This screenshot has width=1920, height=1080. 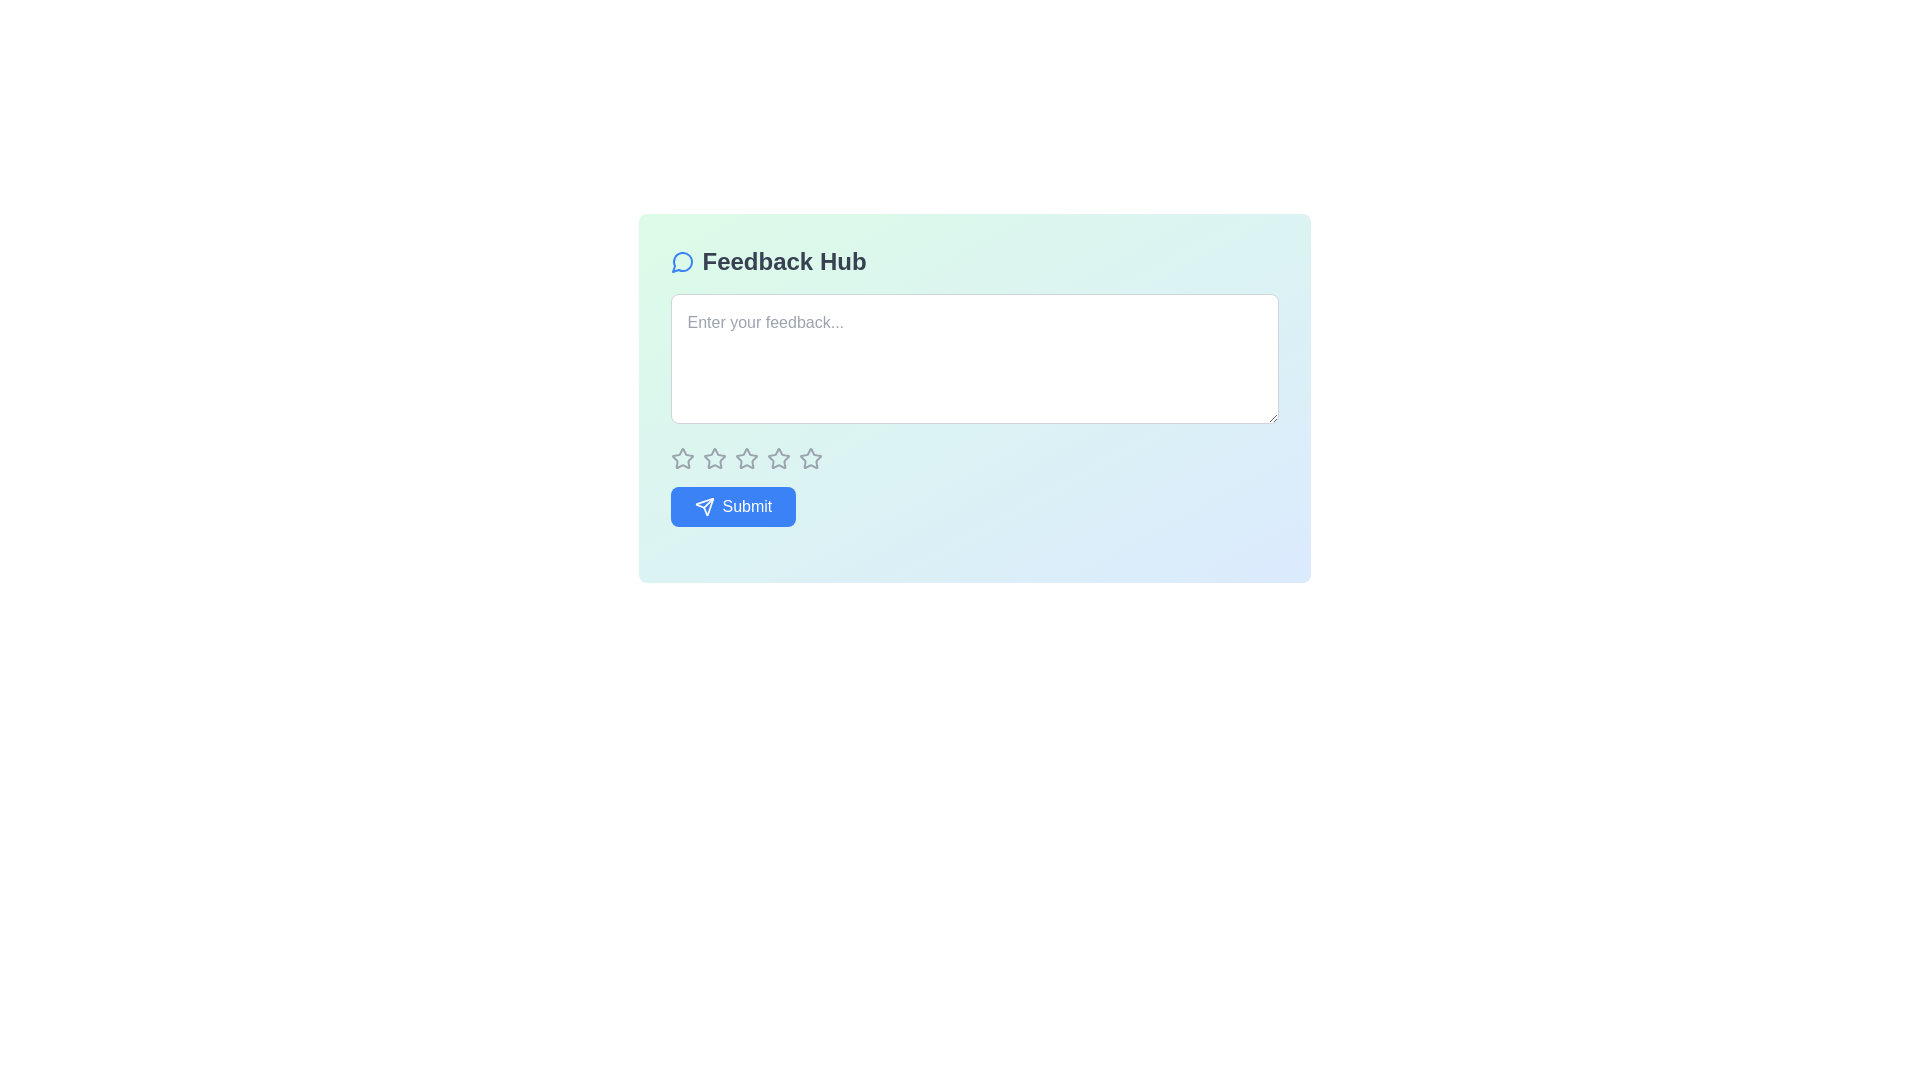 What do you see at coordinates (810, 458) in the screenshot?
I see `the fourth star` at bounding box center [810, 458].